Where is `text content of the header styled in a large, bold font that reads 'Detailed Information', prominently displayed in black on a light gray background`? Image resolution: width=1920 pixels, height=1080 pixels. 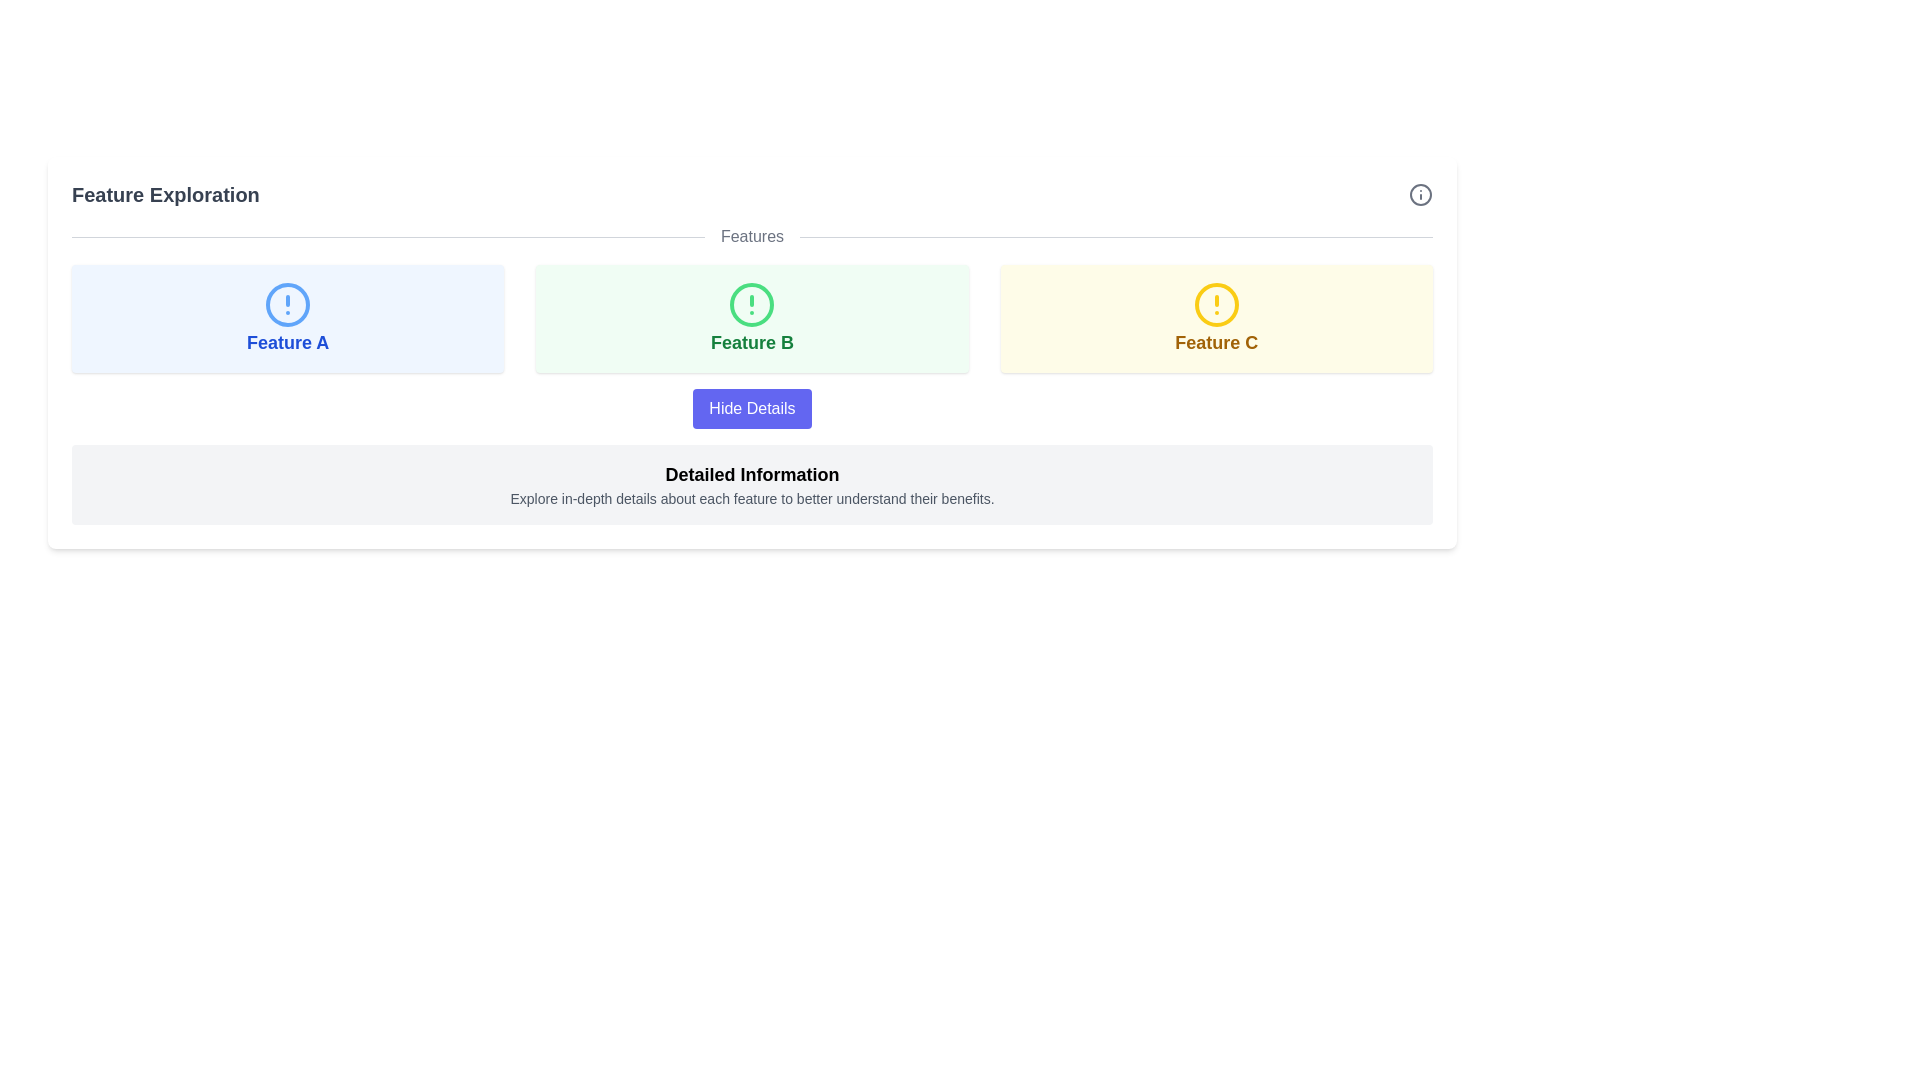
text content of the header styled in a large, bold font that reads 'Detailed Information', prominently displayed in black on a light gray background is located at coordinates (751, 474).